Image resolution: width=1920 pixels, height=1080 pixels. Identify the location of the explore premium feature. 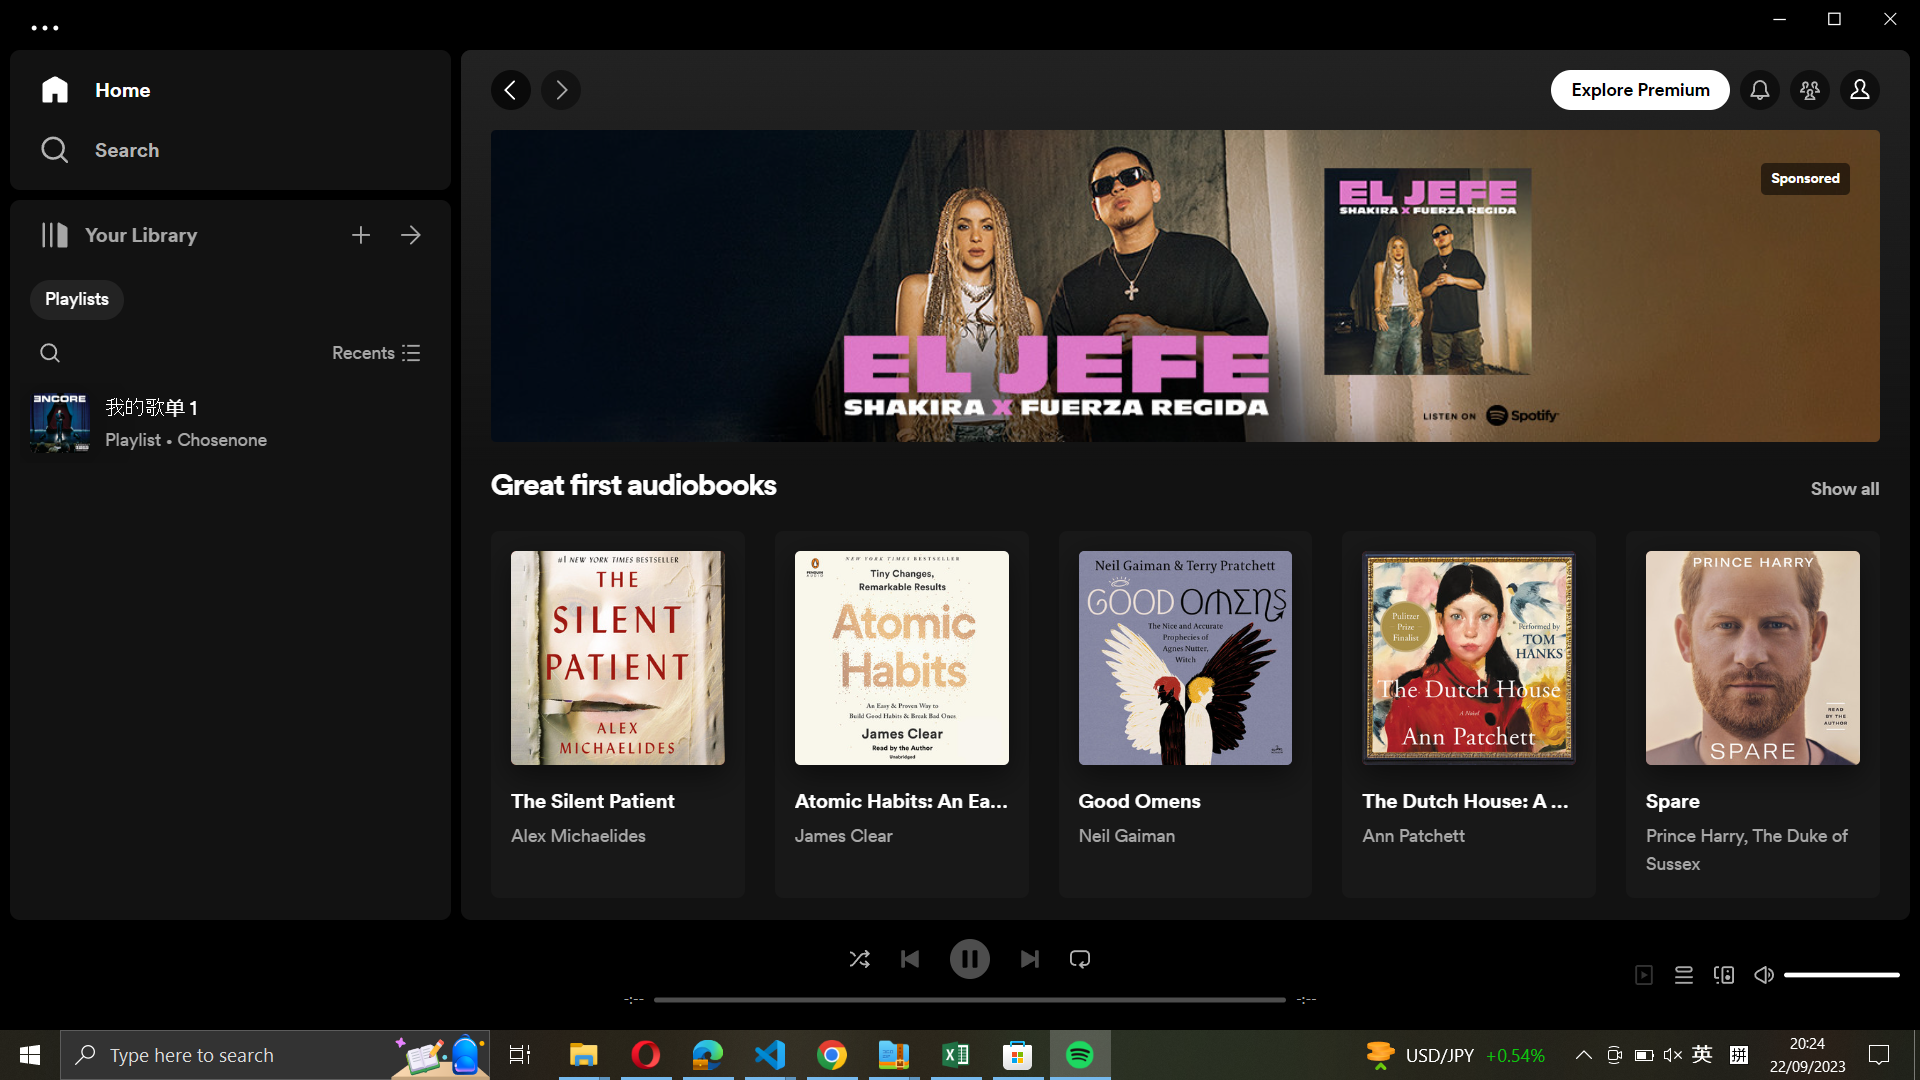
(1642, 88).